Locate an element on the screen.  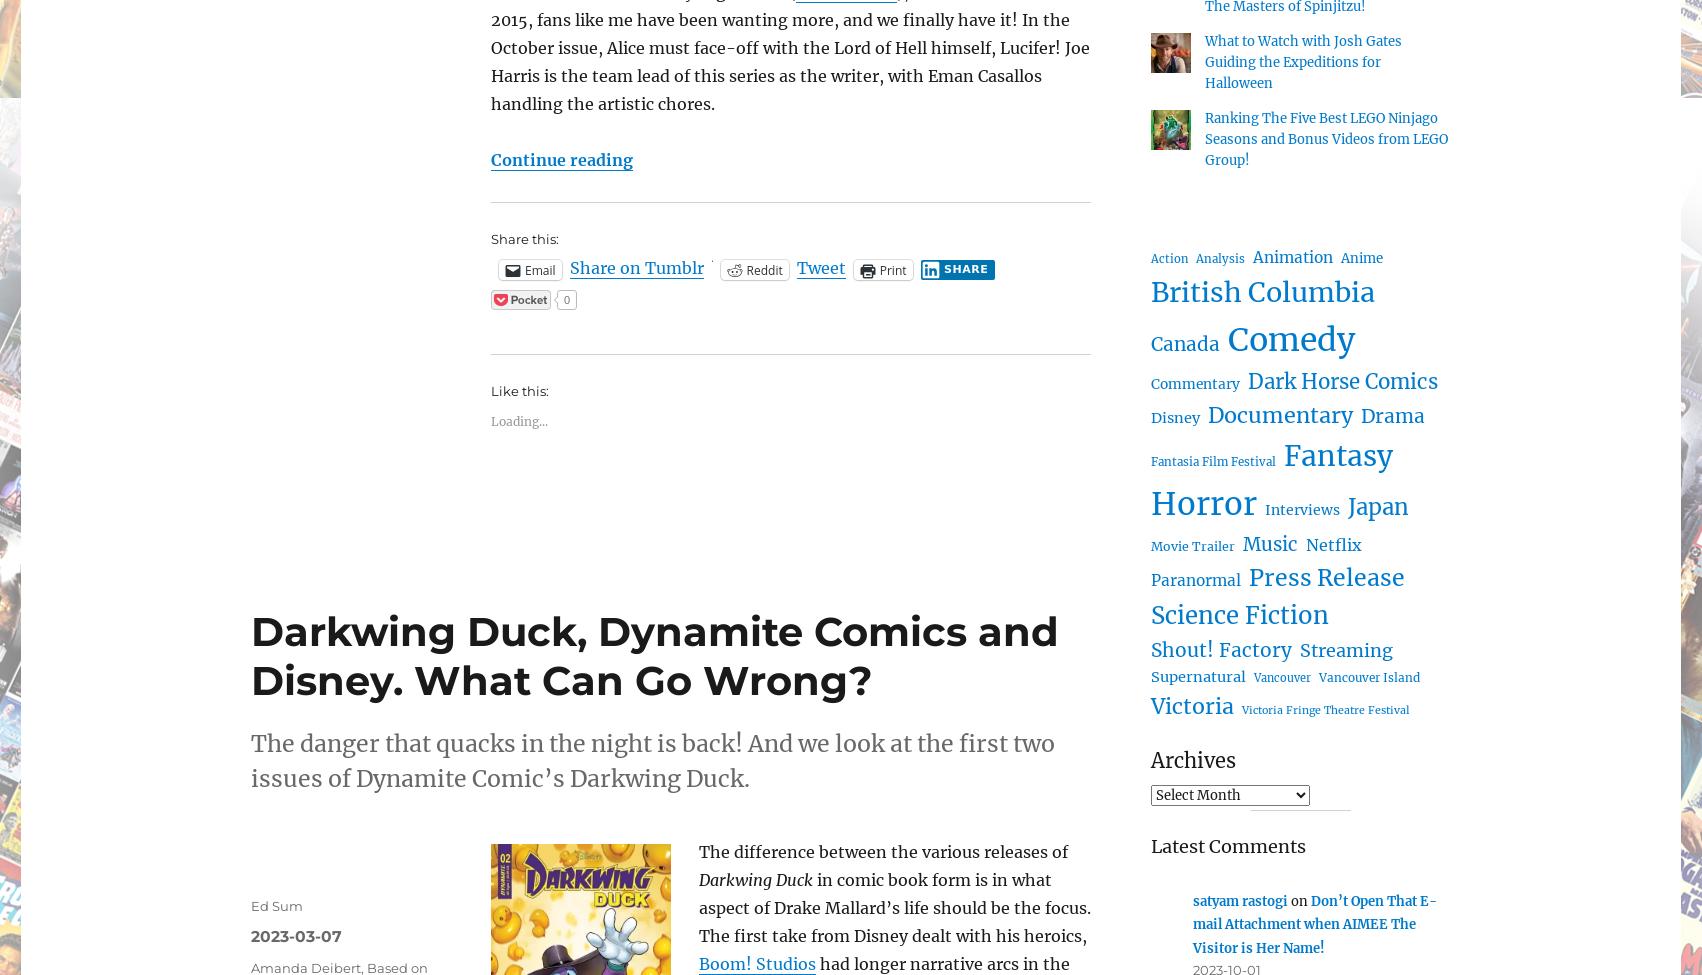
'Press Release' is located at coordinates (1326, 576).